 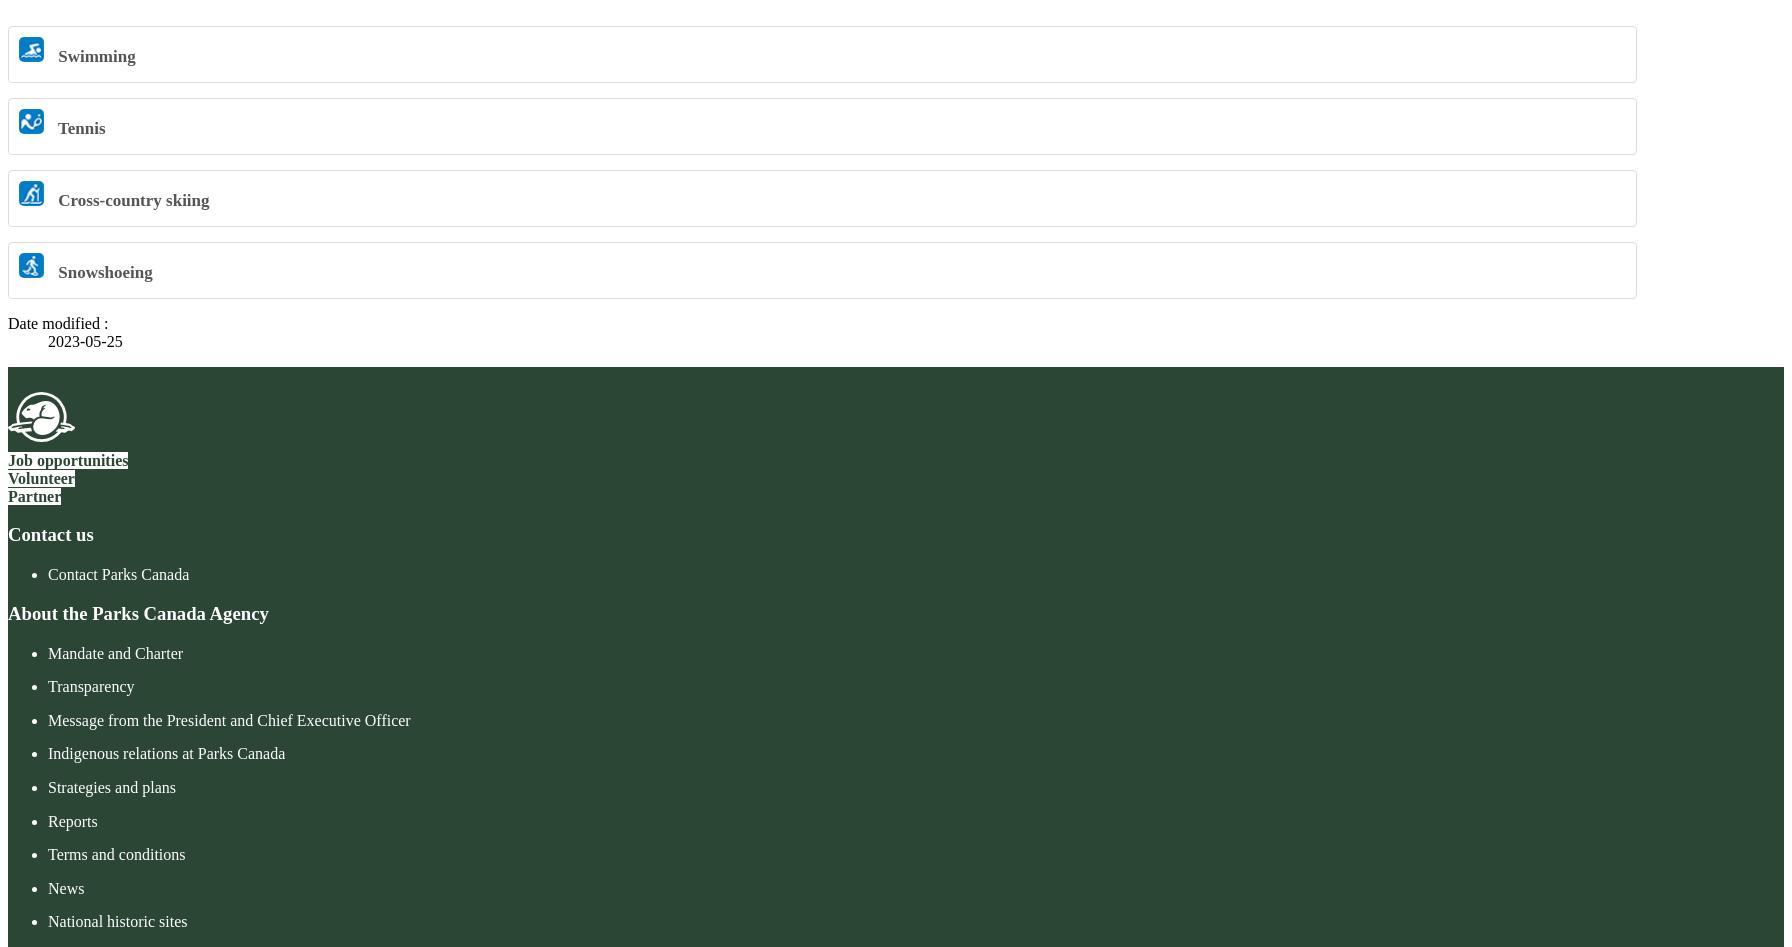 What do you see at coordinates (72, 820) in the screenshot?
I see `'Reports'` at bounding box center [72, 820].